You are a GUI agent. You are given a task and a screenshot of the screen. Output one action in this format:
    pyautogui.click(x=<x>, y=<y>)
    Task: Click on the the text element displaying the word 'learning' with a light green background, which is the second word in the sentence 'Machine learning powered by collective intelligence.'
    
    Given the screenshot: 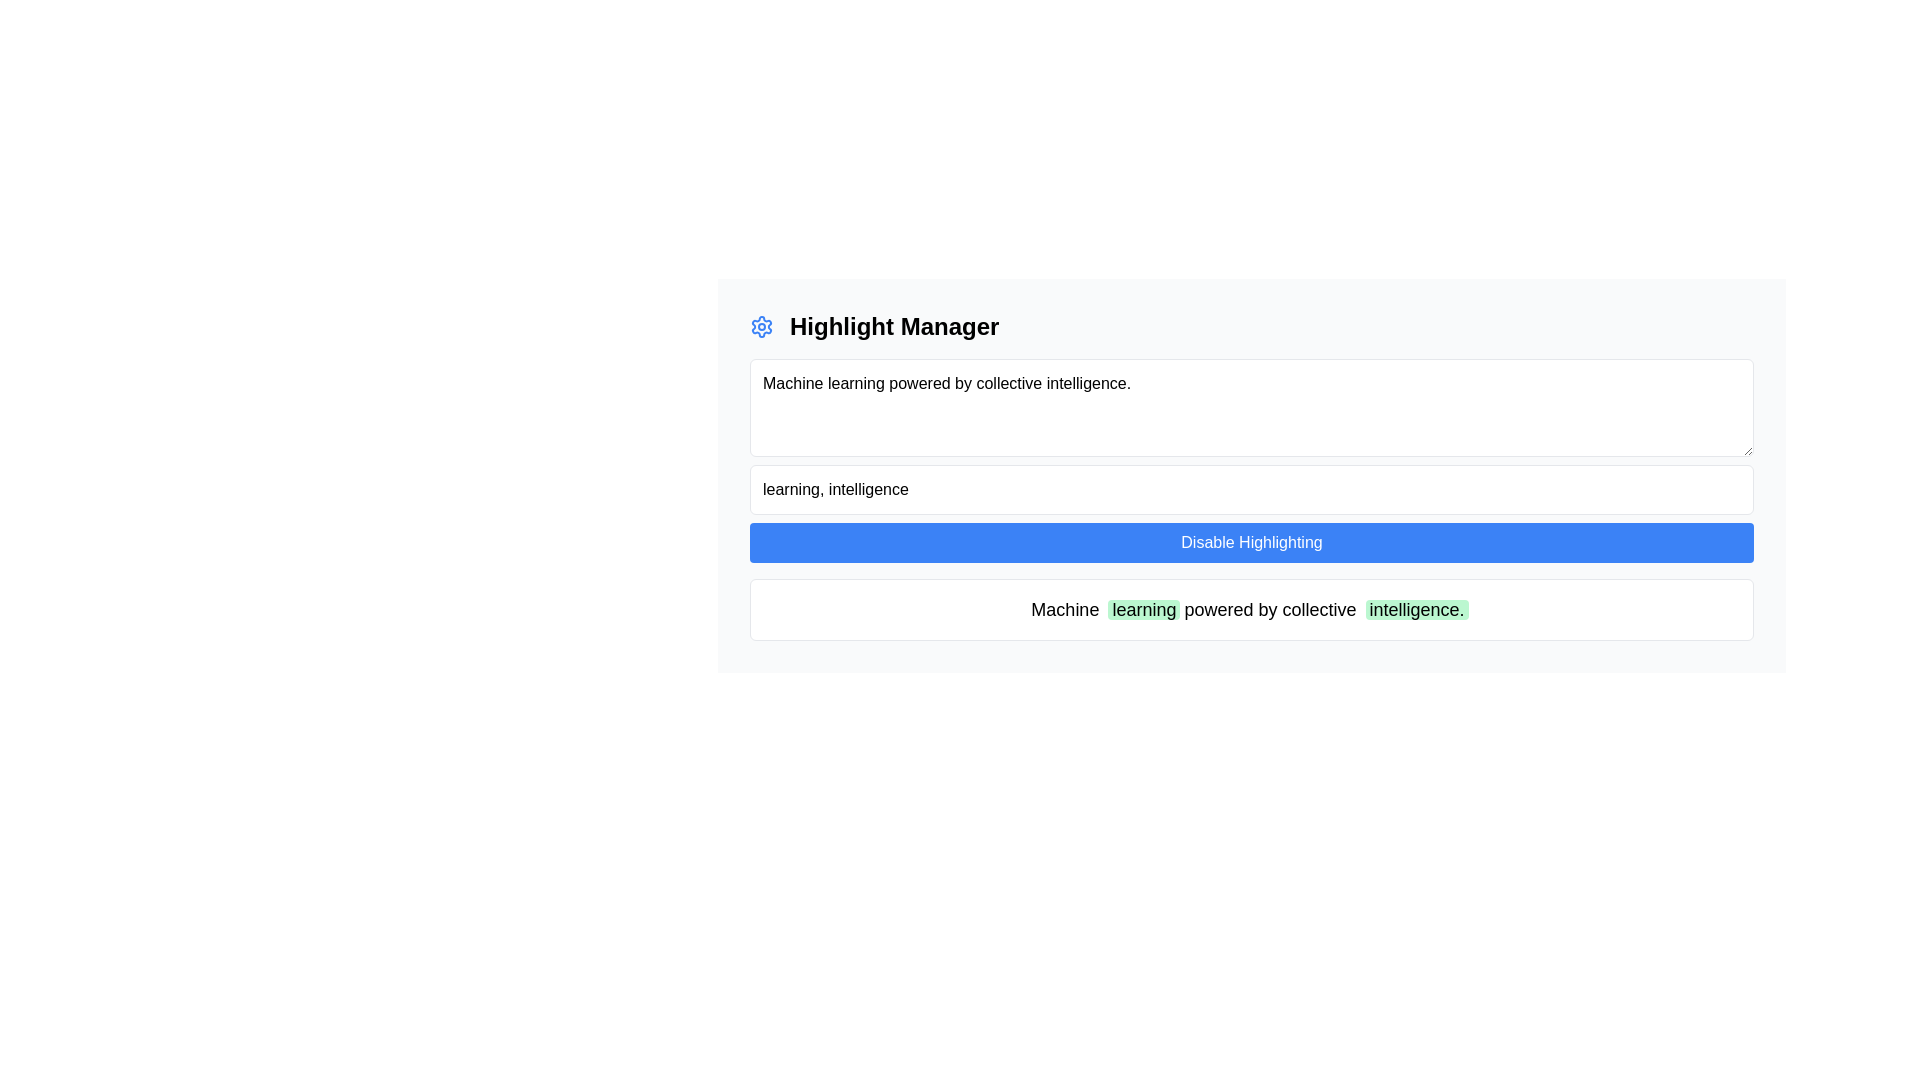 What is the action you would take?
    pyautogui.click(x=1144, y=608)
    